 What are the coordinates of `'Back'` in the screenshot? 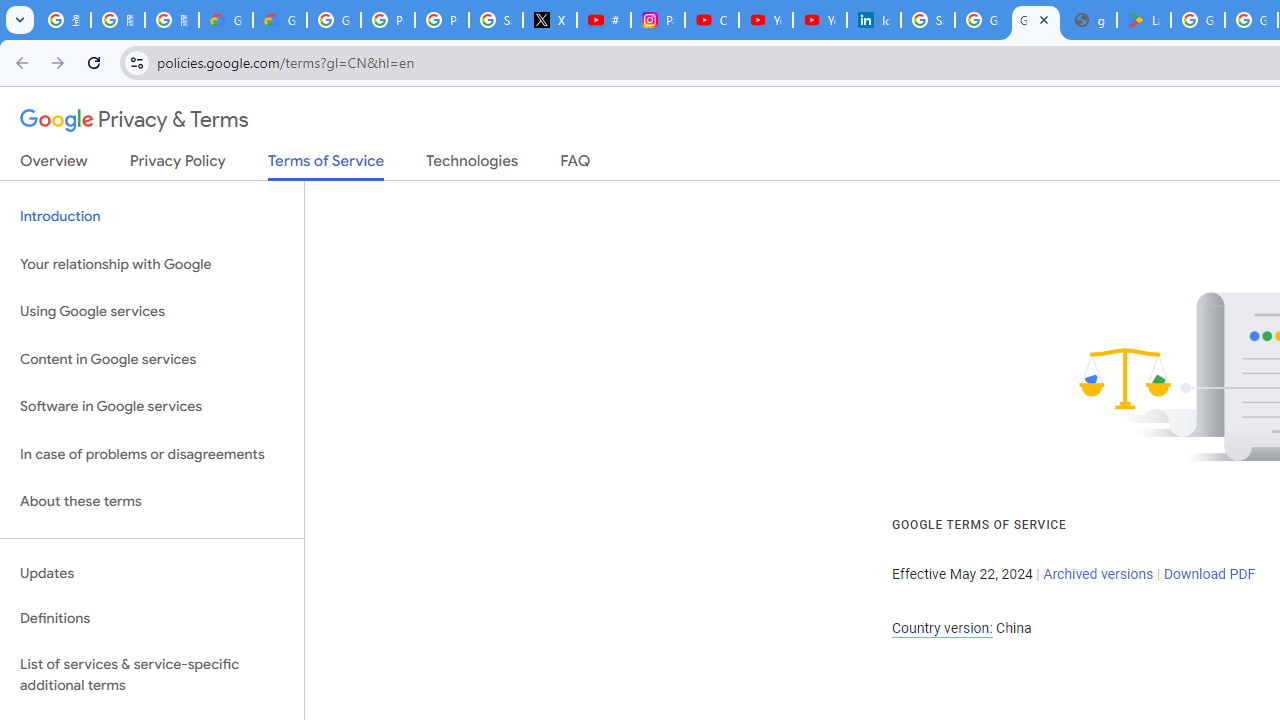 It's located at (19, 61).